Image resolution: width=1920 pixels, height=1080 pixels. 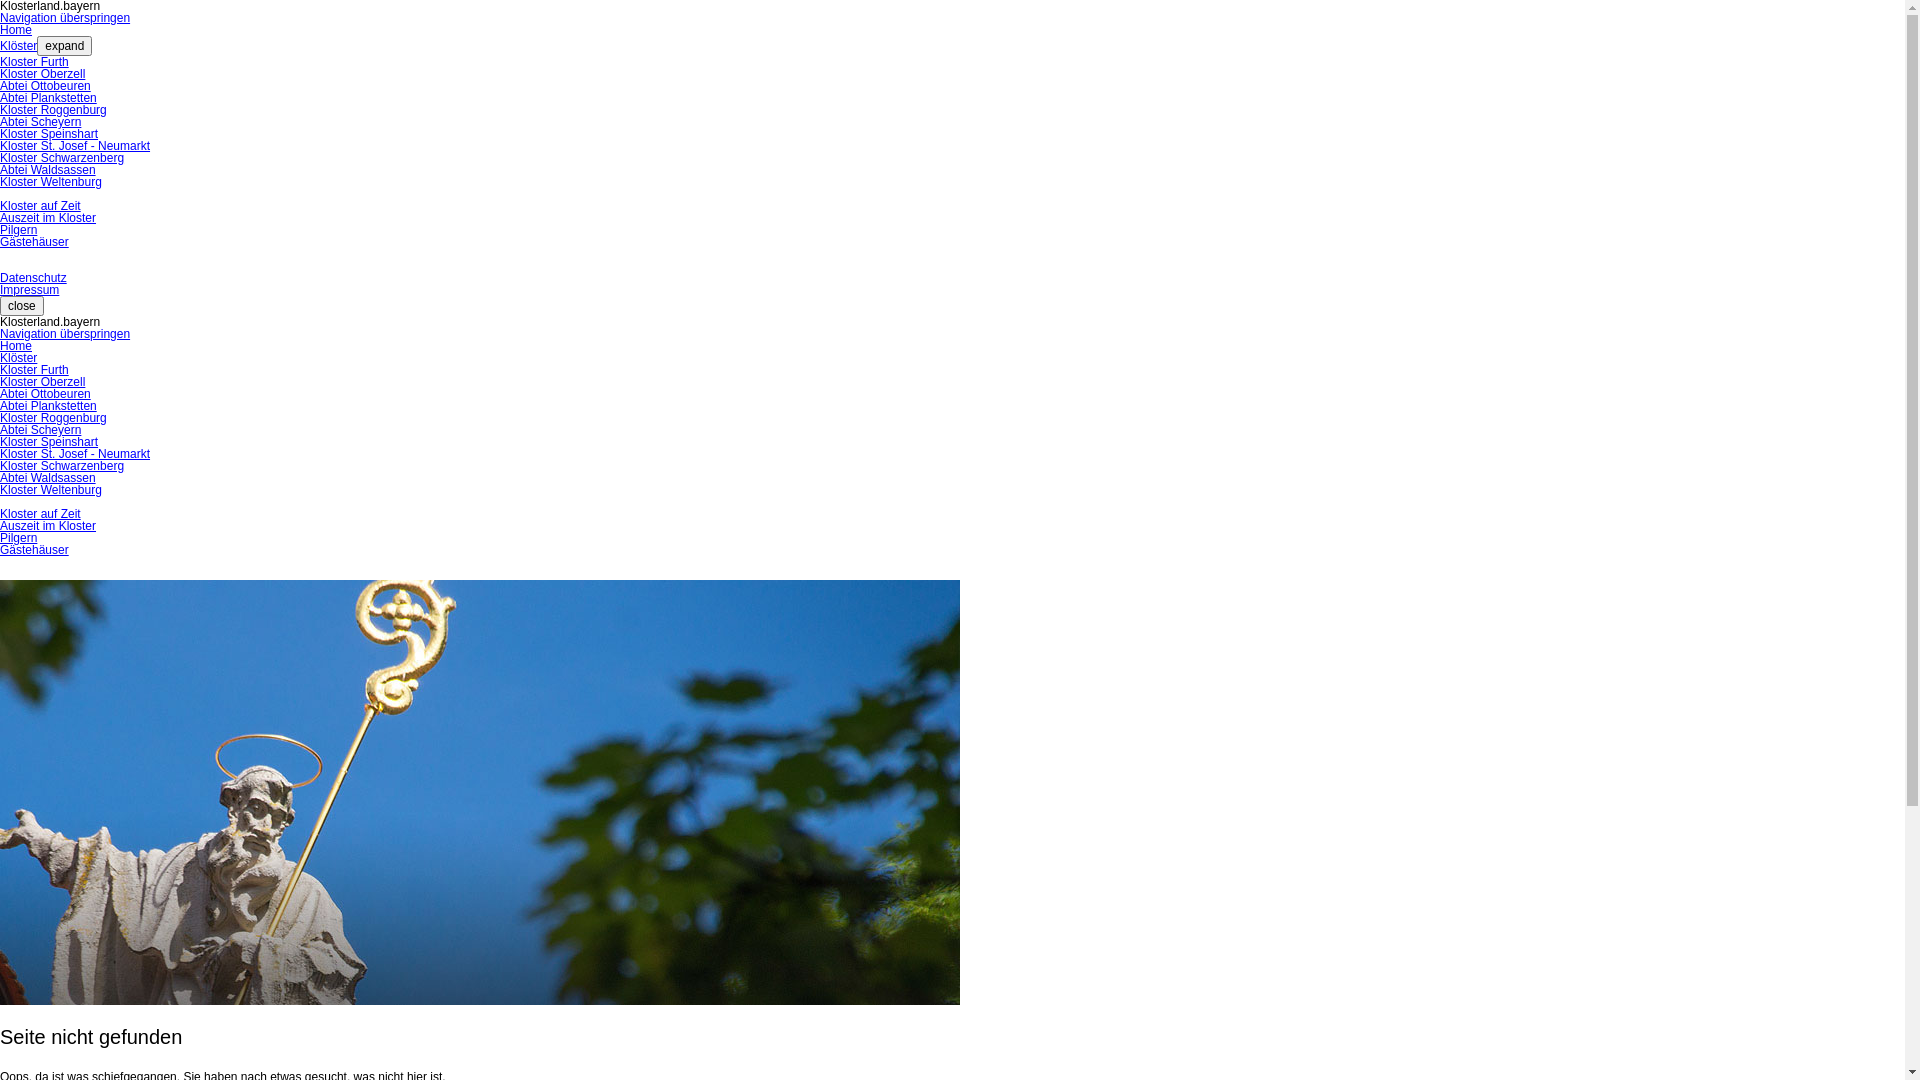 I want to click on 'Kloster Speinshart', so click(x=0, y=134).